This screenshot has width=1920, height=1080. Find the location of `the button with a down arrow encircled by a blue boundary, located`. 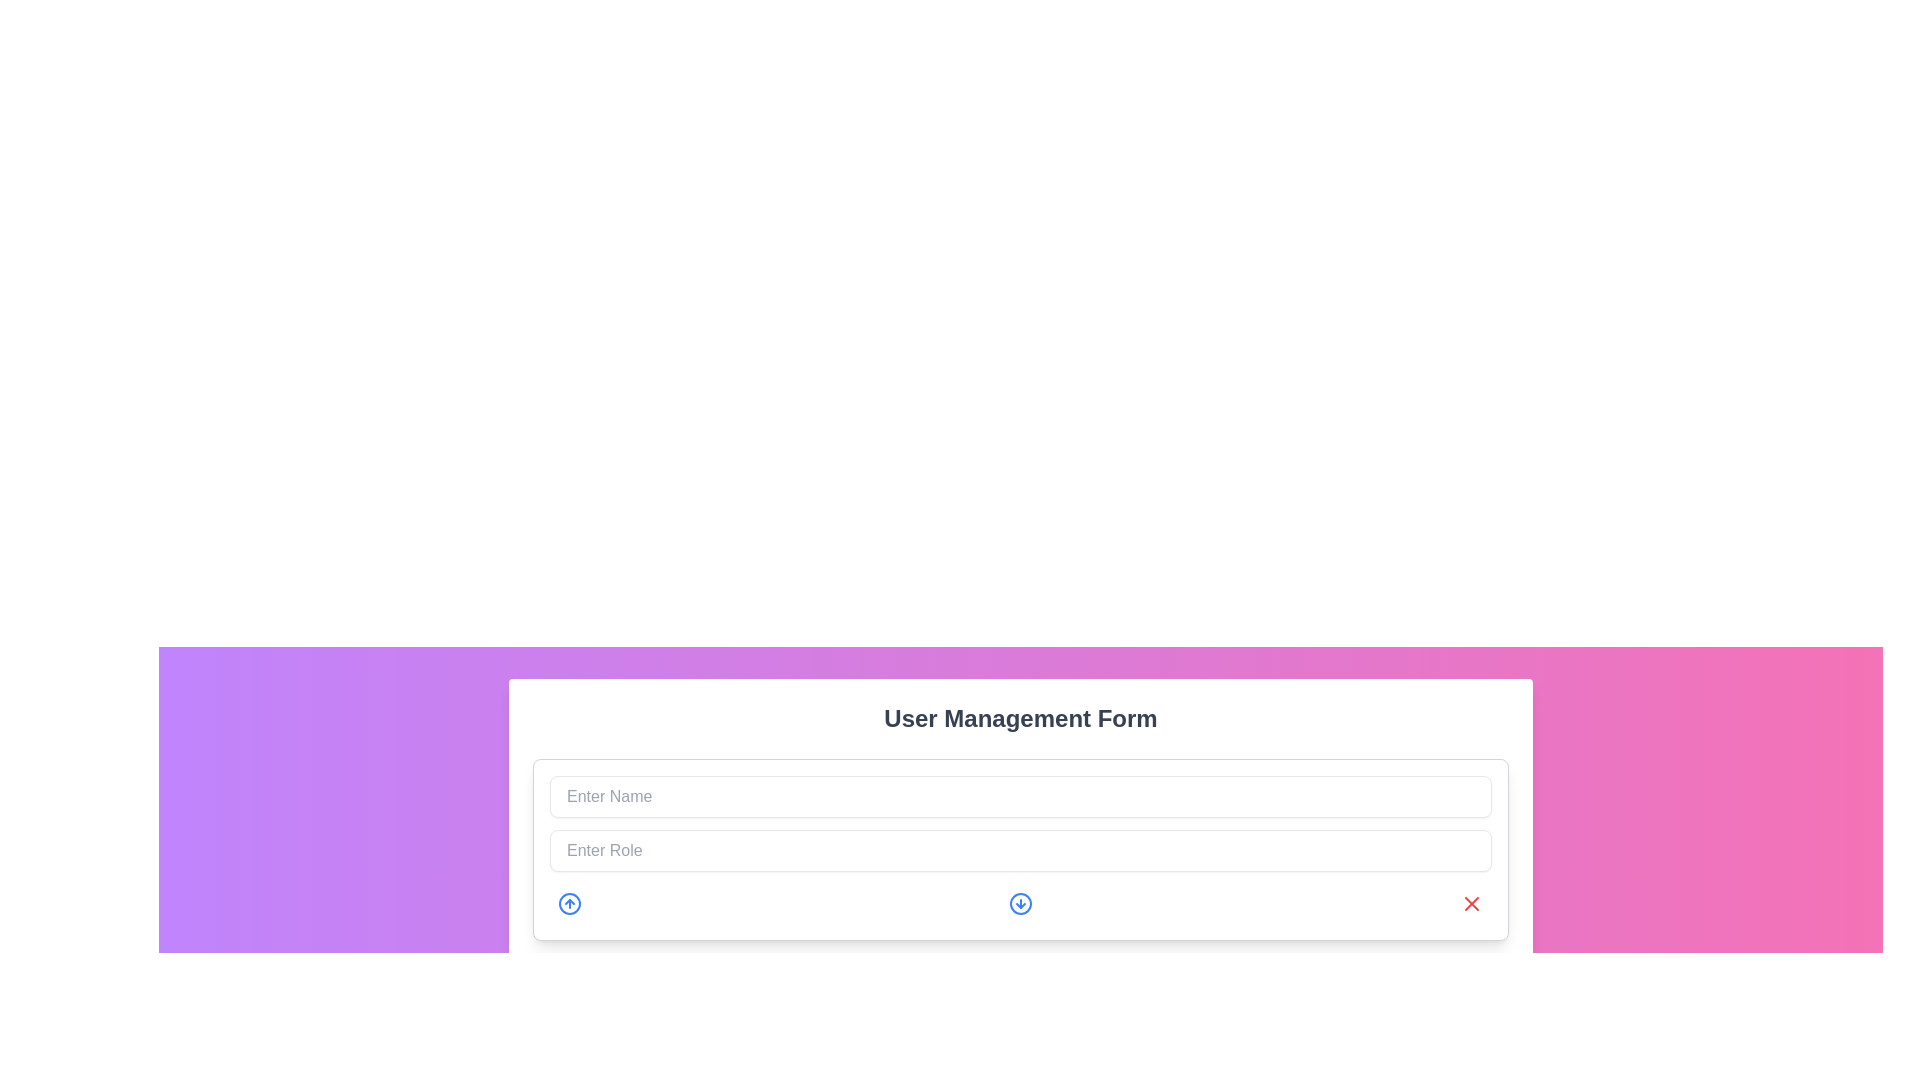

the button with a down arrow encircled by a blue boundary, located is located at coordinates (1021, 903).